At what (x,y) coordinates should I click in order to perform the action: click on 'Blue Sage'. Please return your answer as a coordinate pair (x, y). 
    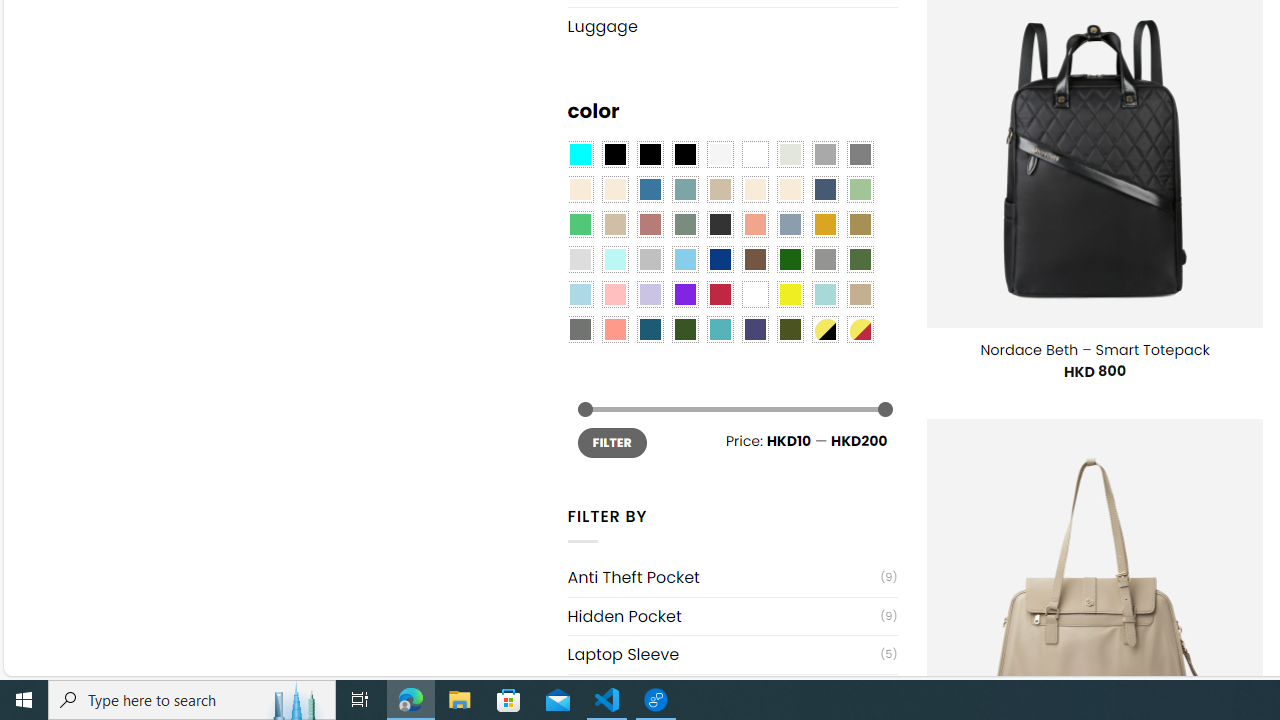
    Looking at the image, I should click on (684, 190).